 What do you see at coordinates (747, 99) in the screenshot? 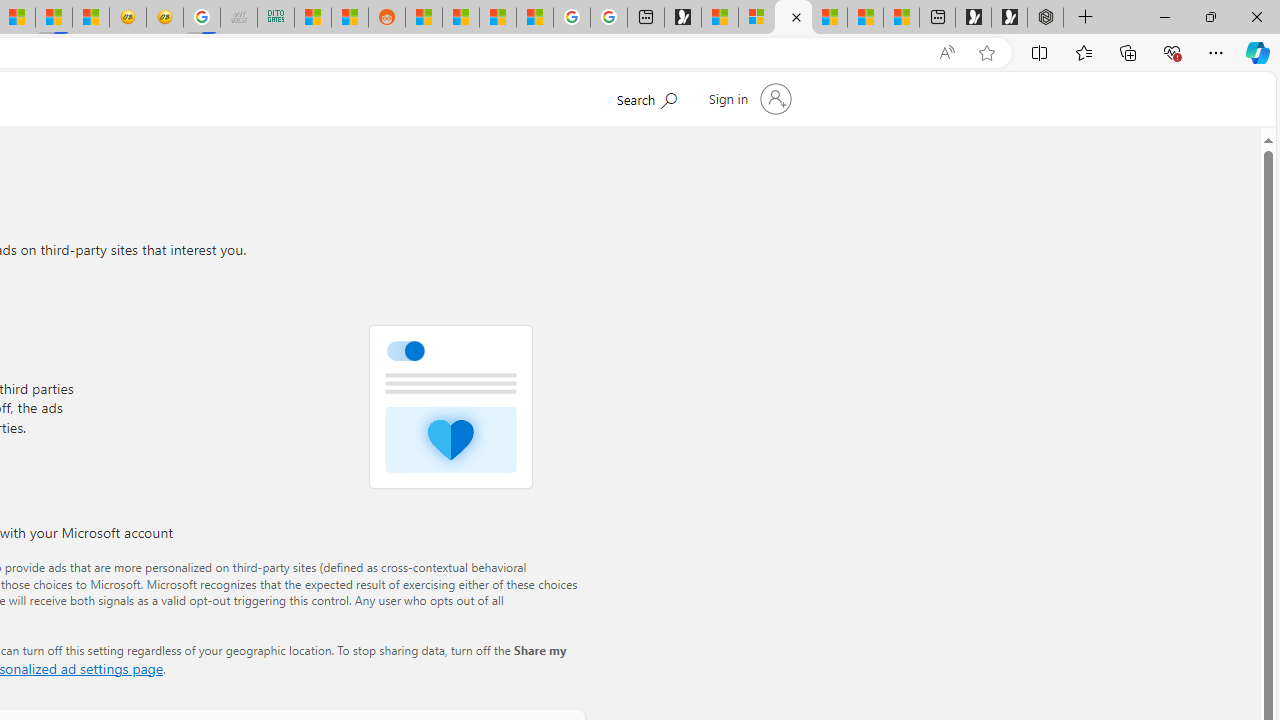
I see `'Sign in to your account'` at bounding box center [747, 99].